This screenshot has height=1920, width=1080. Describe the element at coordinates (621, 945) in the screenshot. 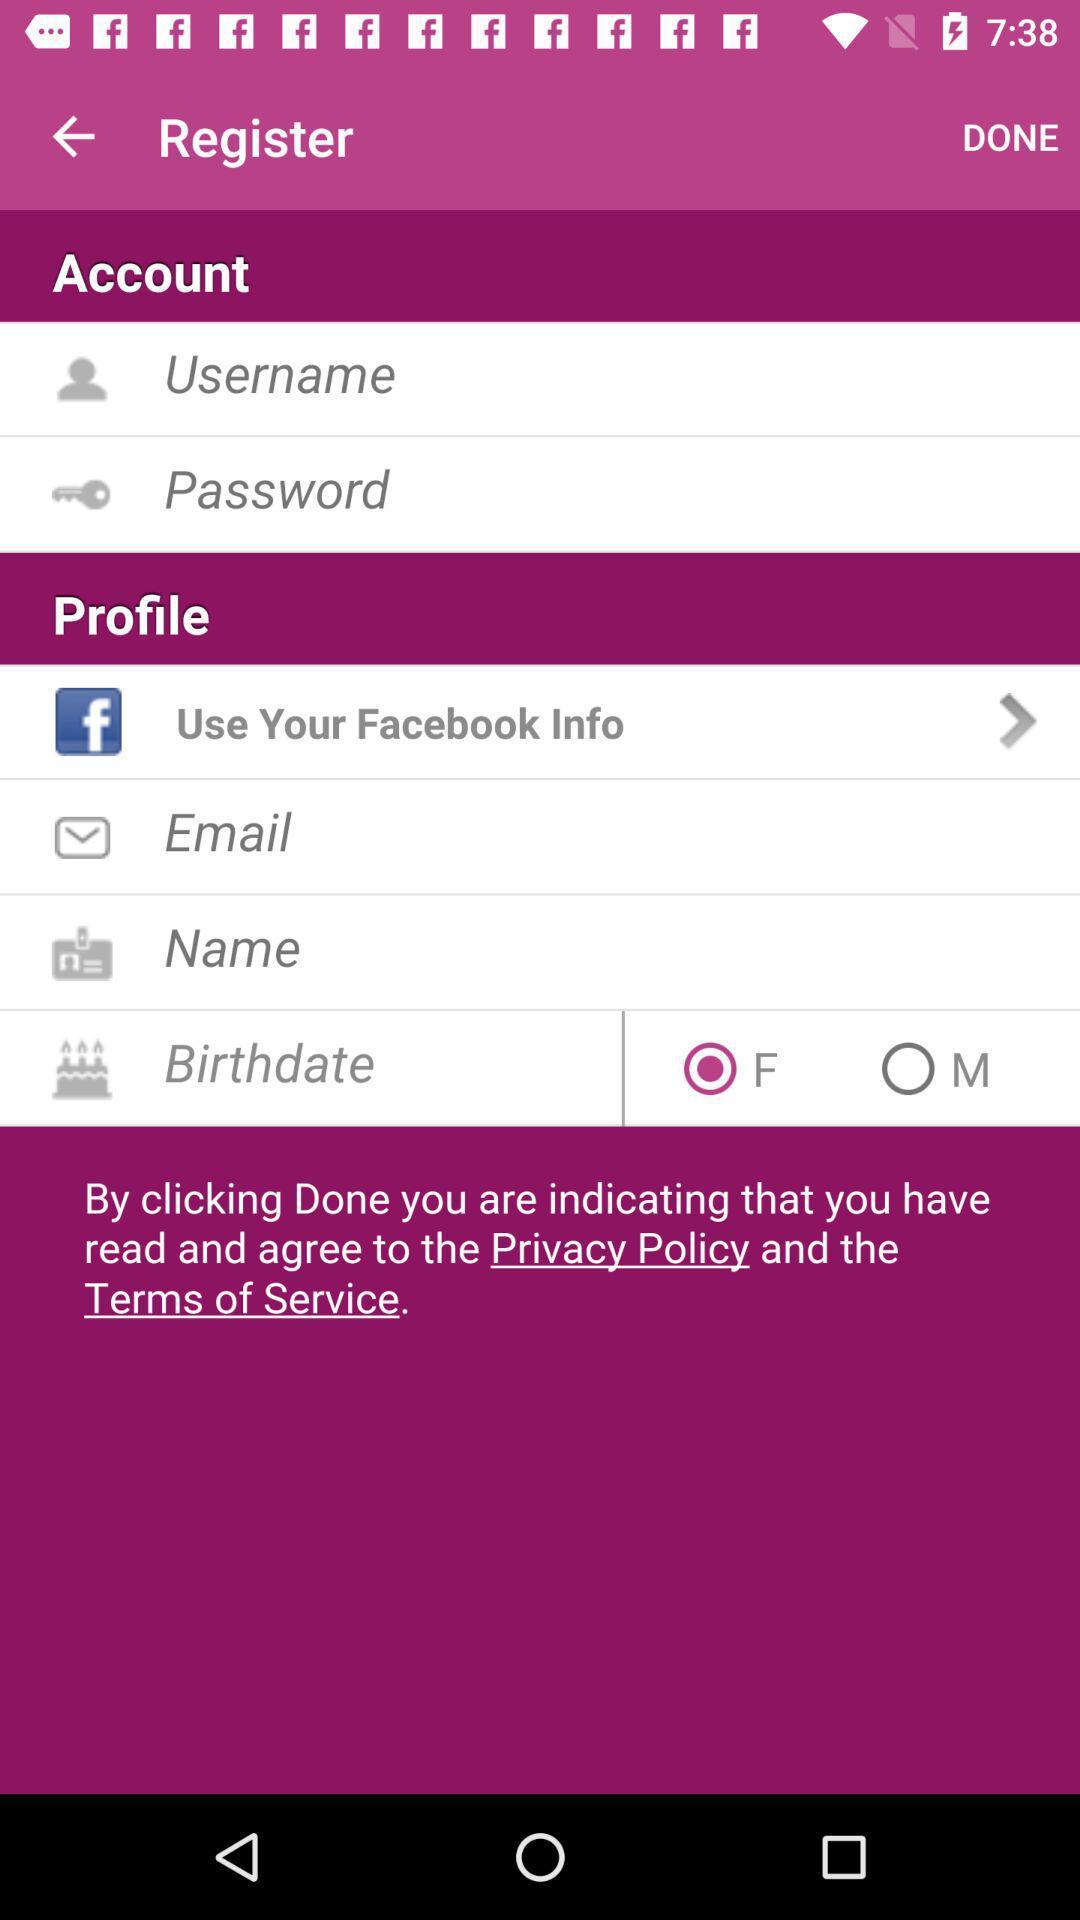

I see `name` at that location.